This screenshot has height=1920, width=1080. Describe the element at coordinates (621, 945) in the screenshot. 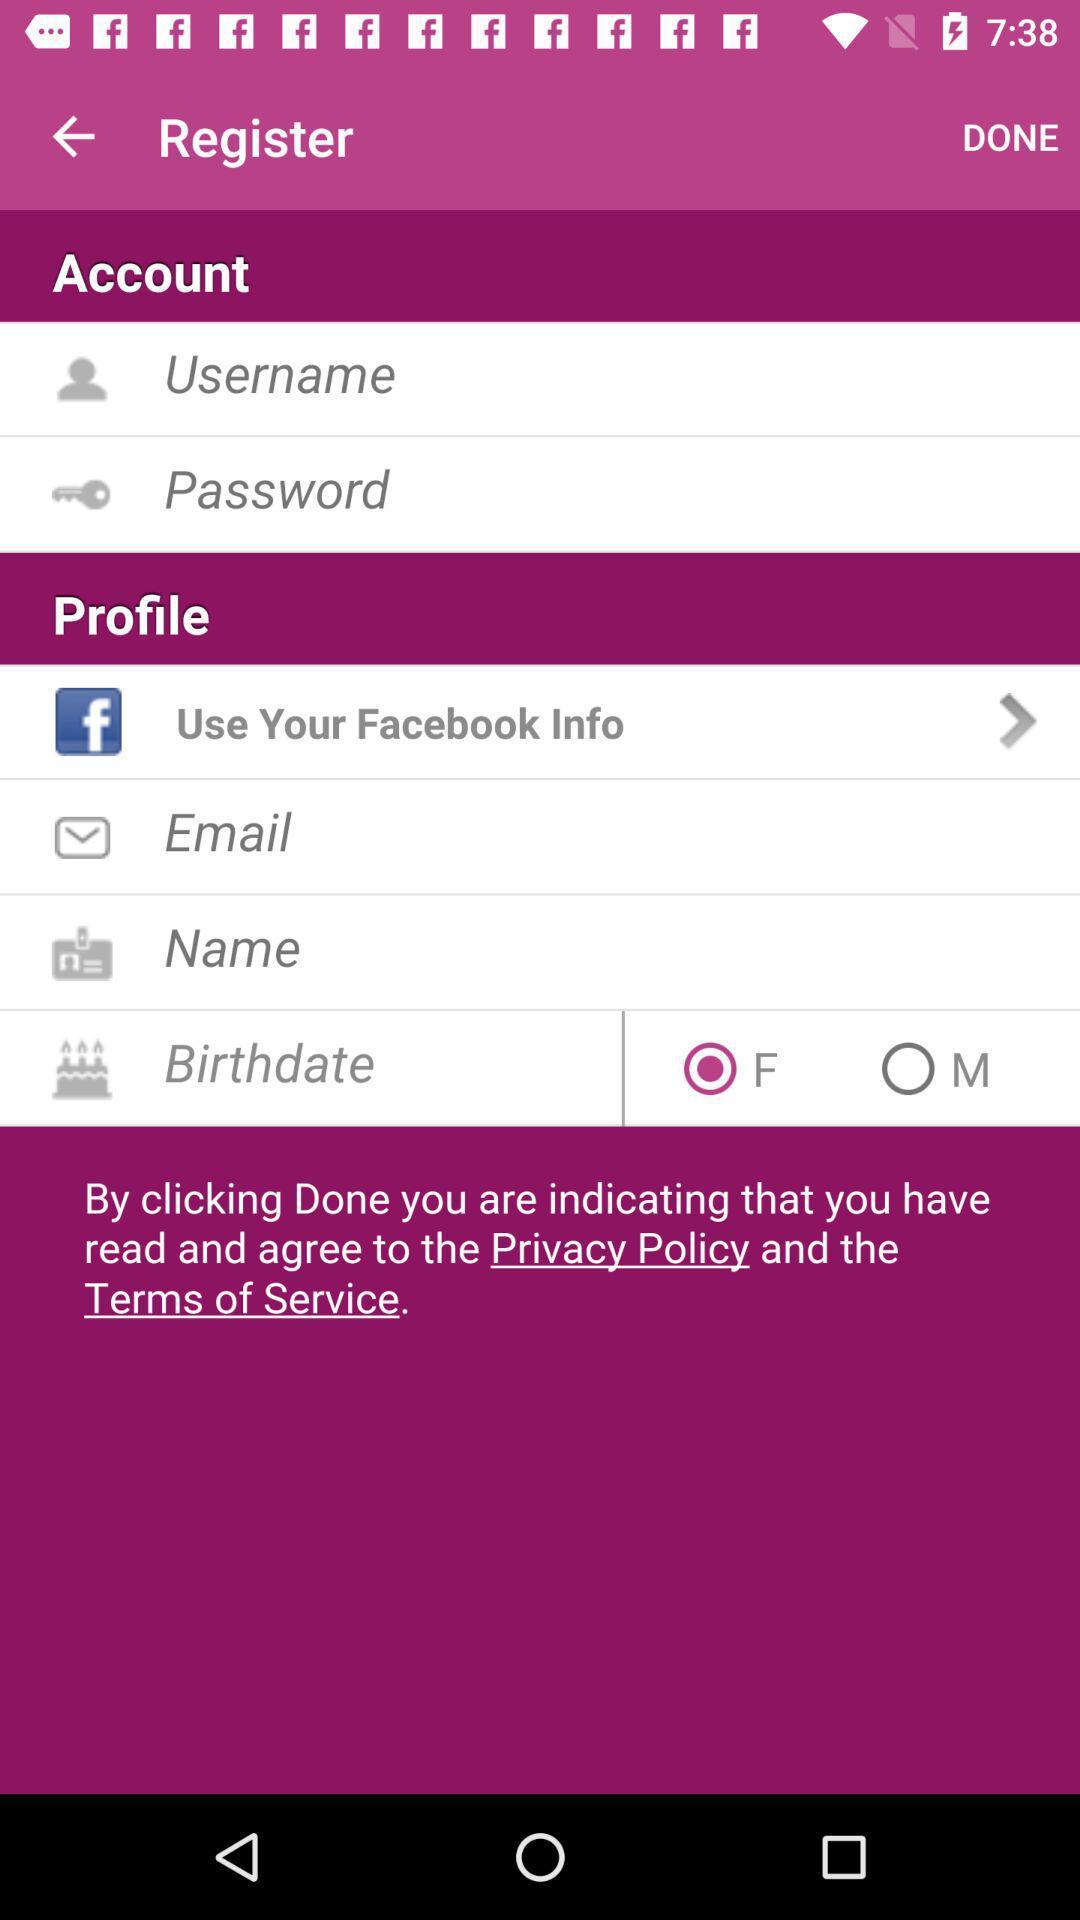

I see `name` at that location.